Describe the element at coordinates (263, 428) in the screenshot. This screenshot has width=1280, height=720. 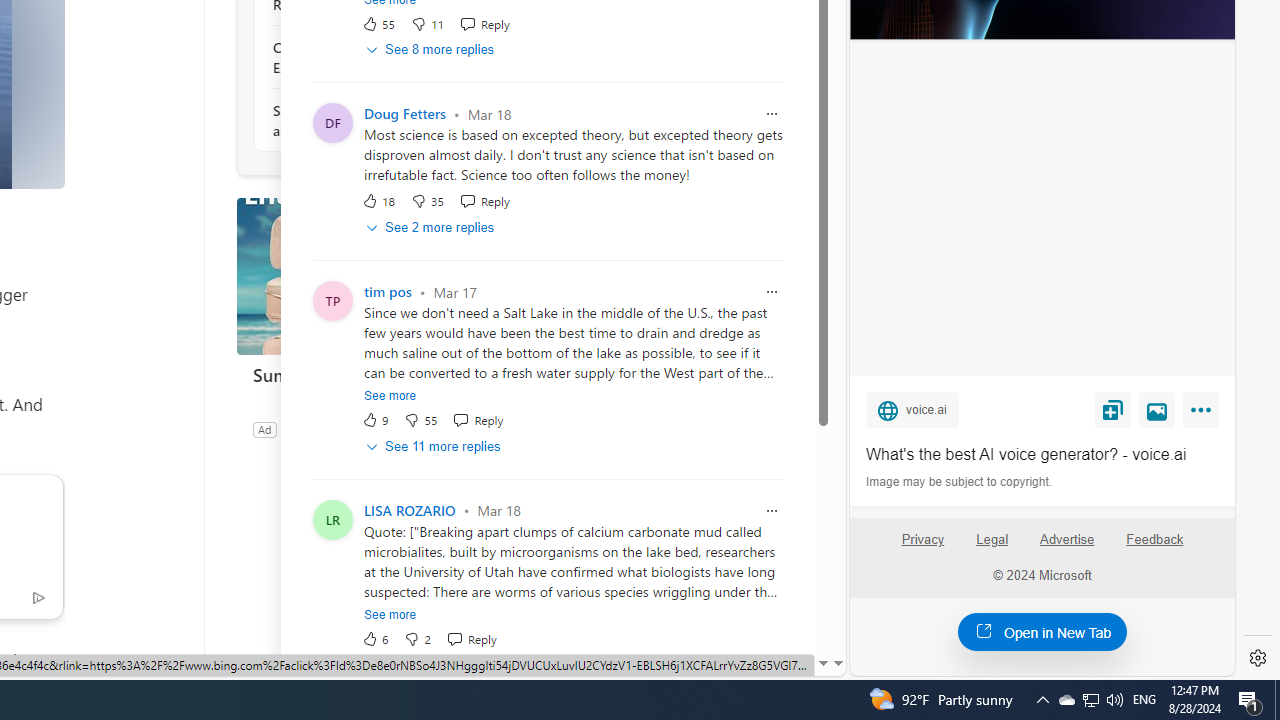
I see `'Ad'` at that location.